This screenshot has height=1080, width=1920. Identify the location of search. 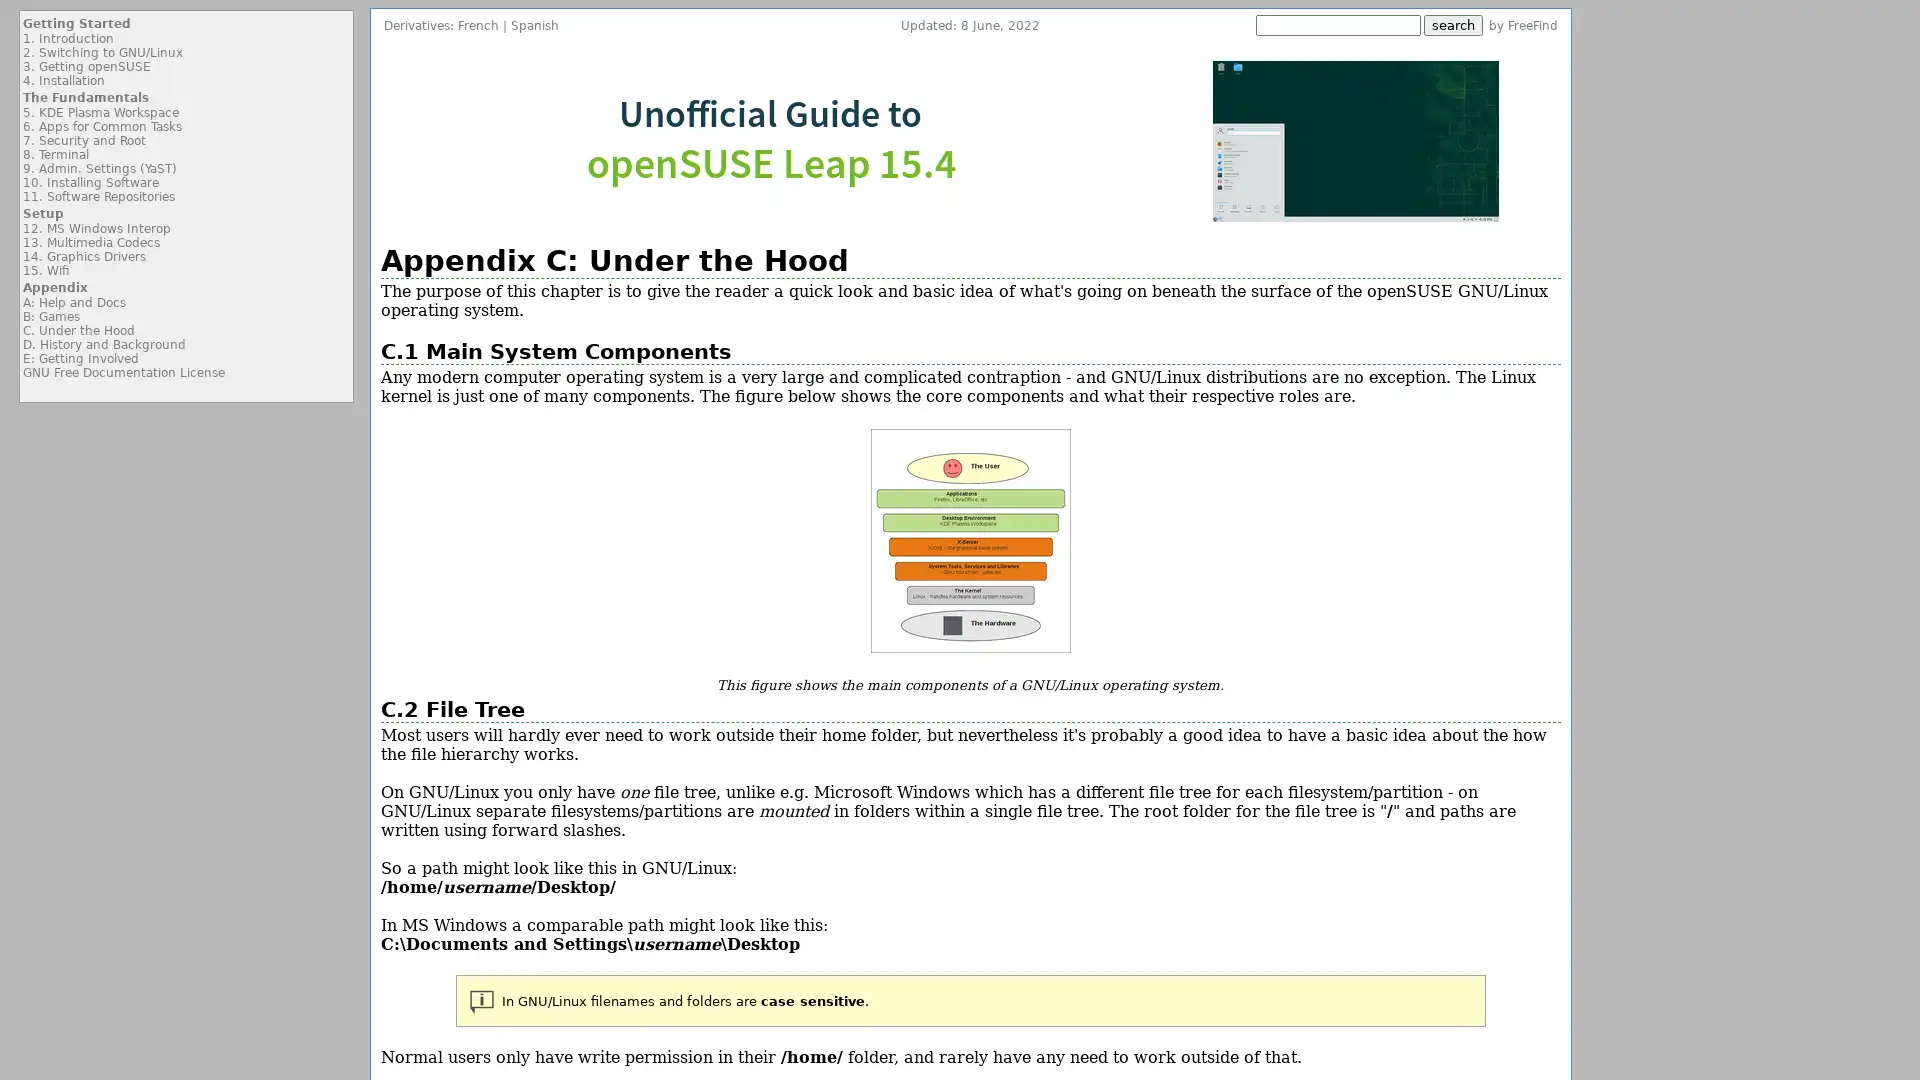
(1453, 25).